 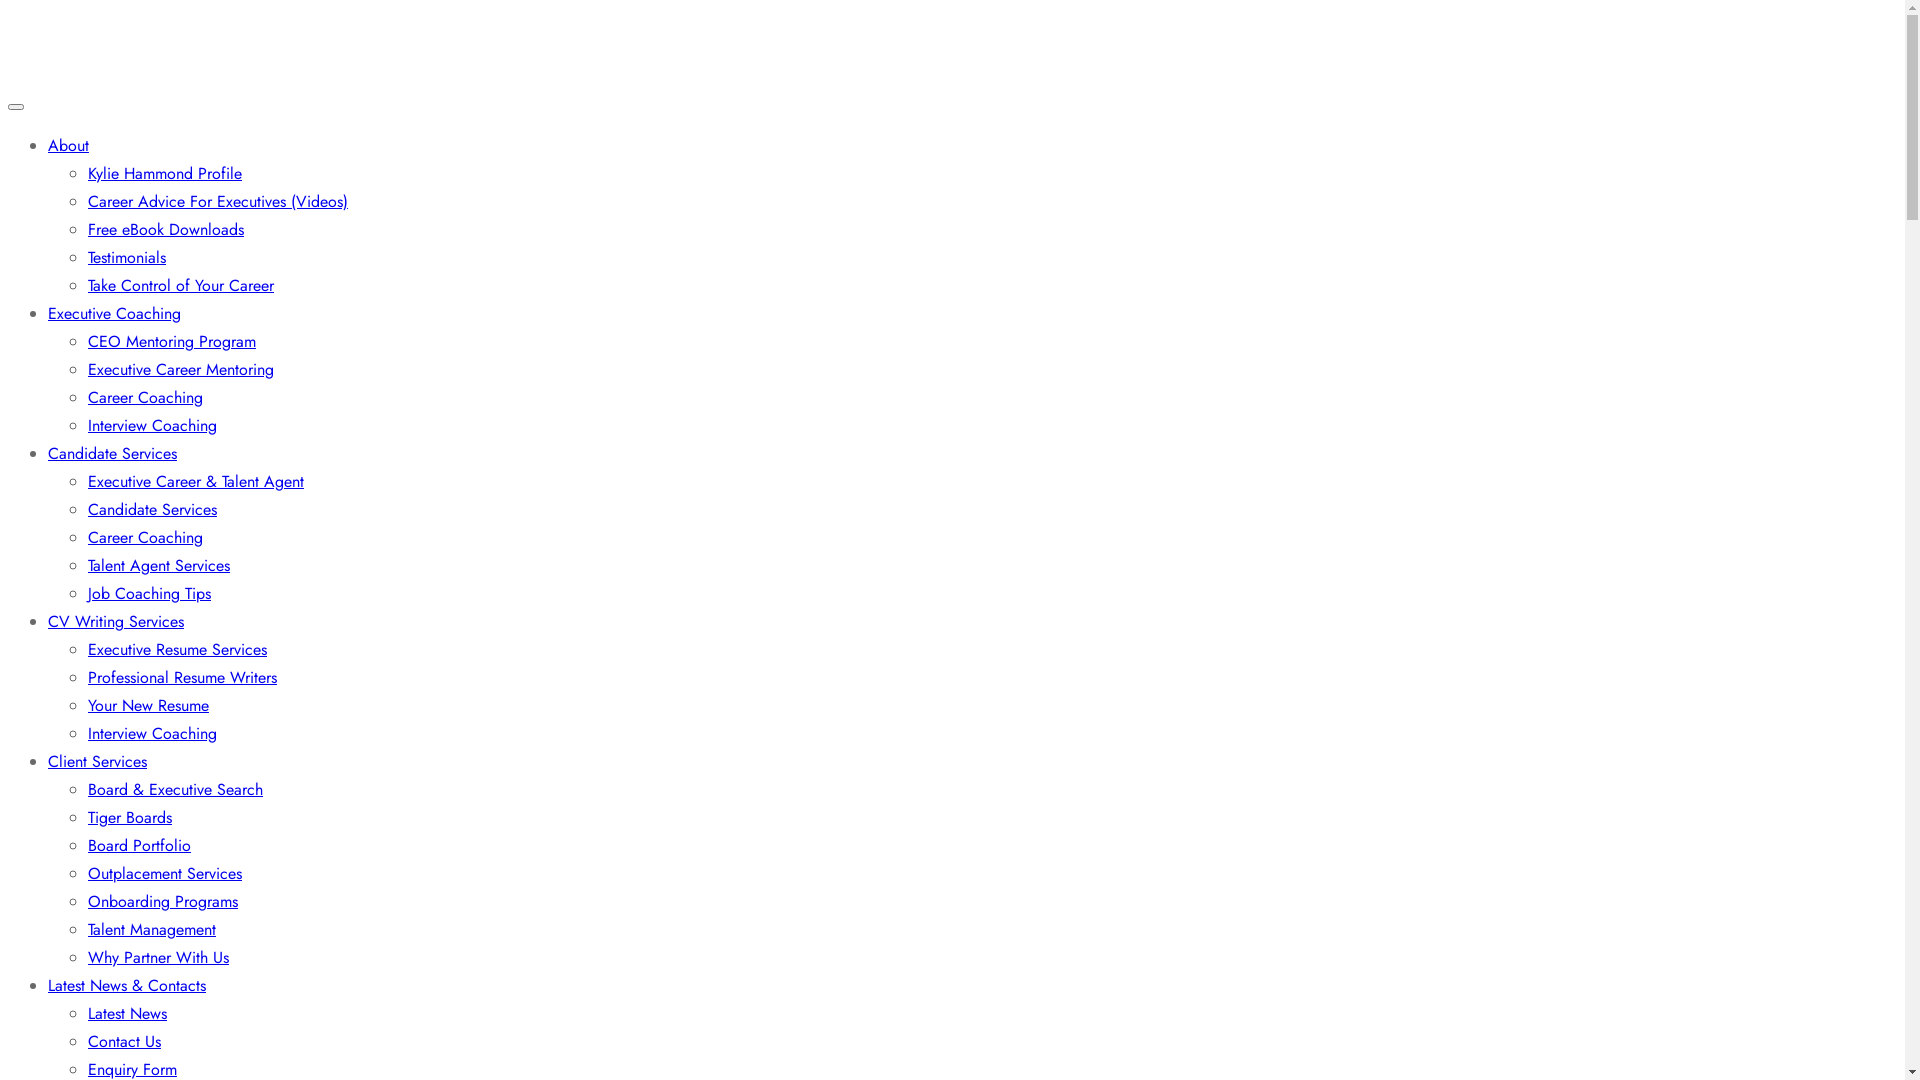 What do you see at coordinates (172, 340) in the screenshot?
I see `'CEO Mentoring Program'` at bounding box center [172, 340].